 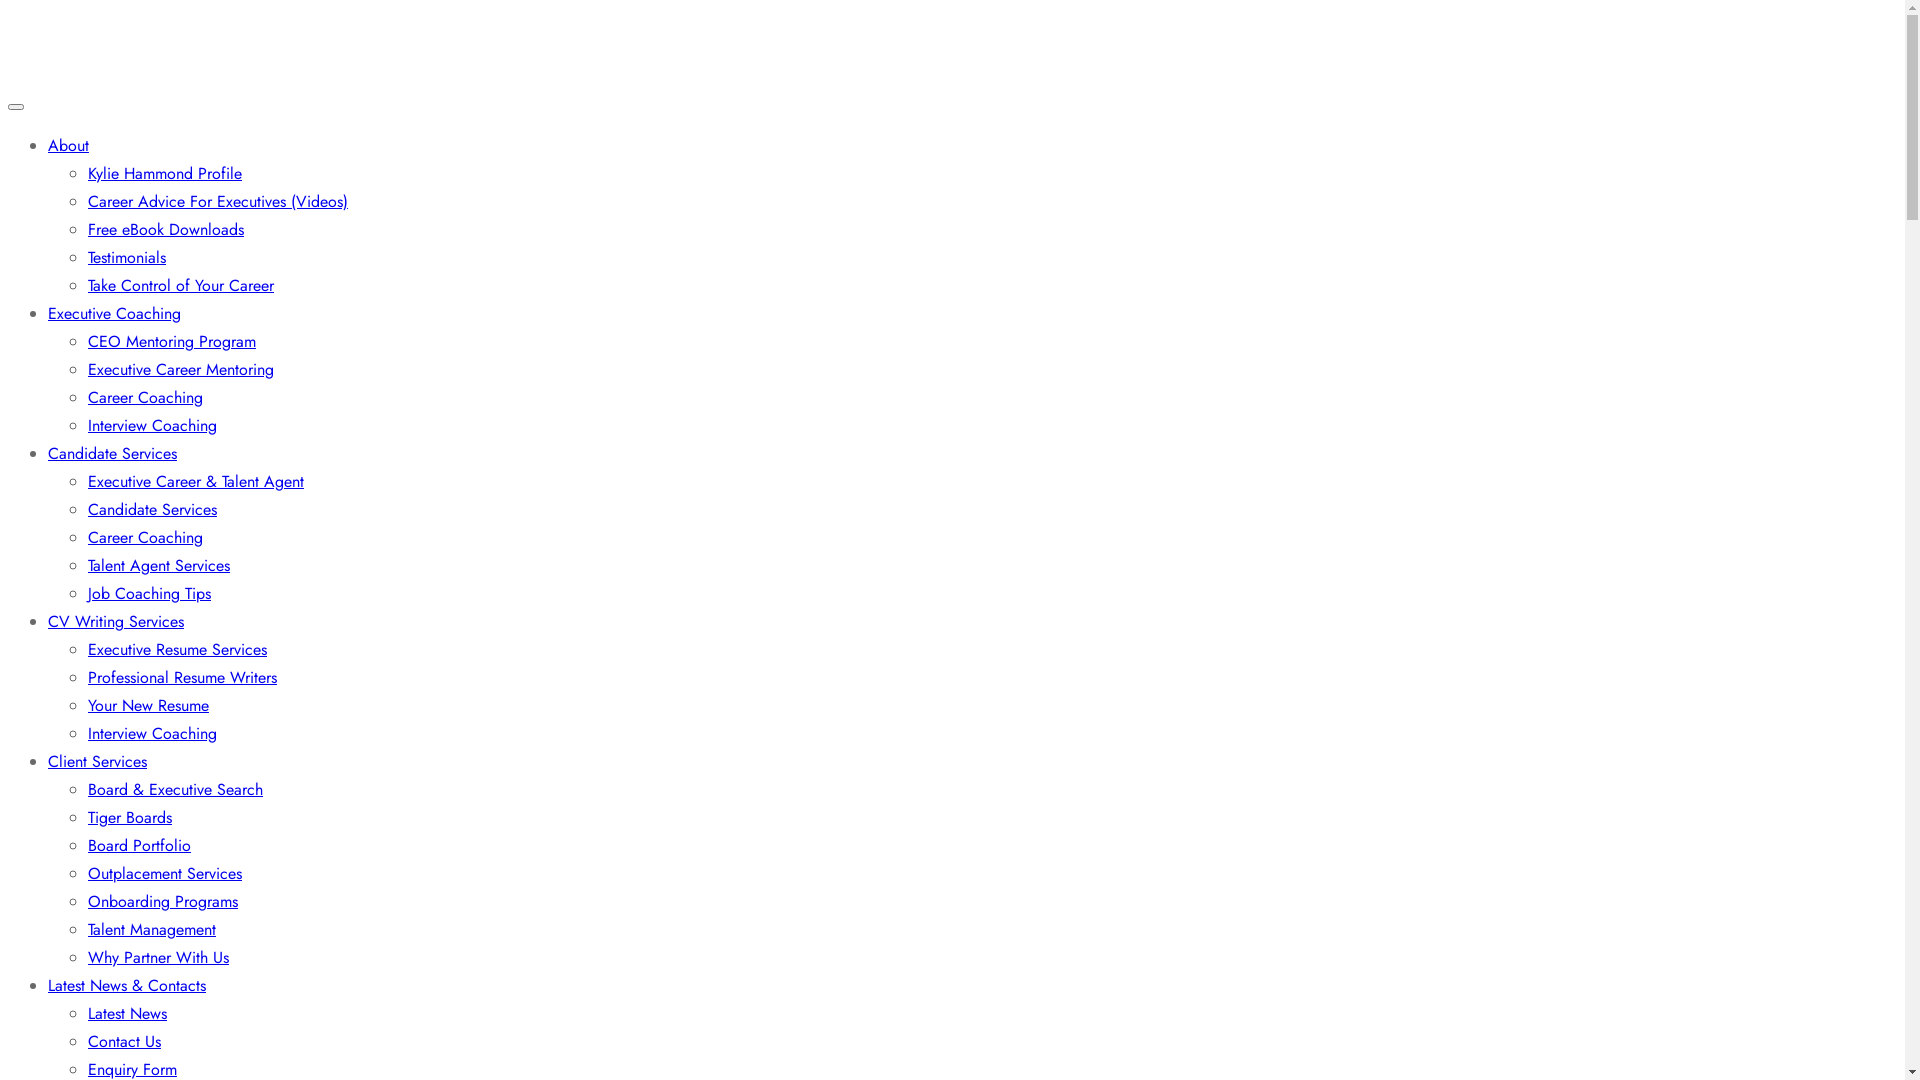 What do you see at coordinates (172, 340) in the screenshot?
I see `'CEO Mentoring Program'` at bounding box center [172, 340].